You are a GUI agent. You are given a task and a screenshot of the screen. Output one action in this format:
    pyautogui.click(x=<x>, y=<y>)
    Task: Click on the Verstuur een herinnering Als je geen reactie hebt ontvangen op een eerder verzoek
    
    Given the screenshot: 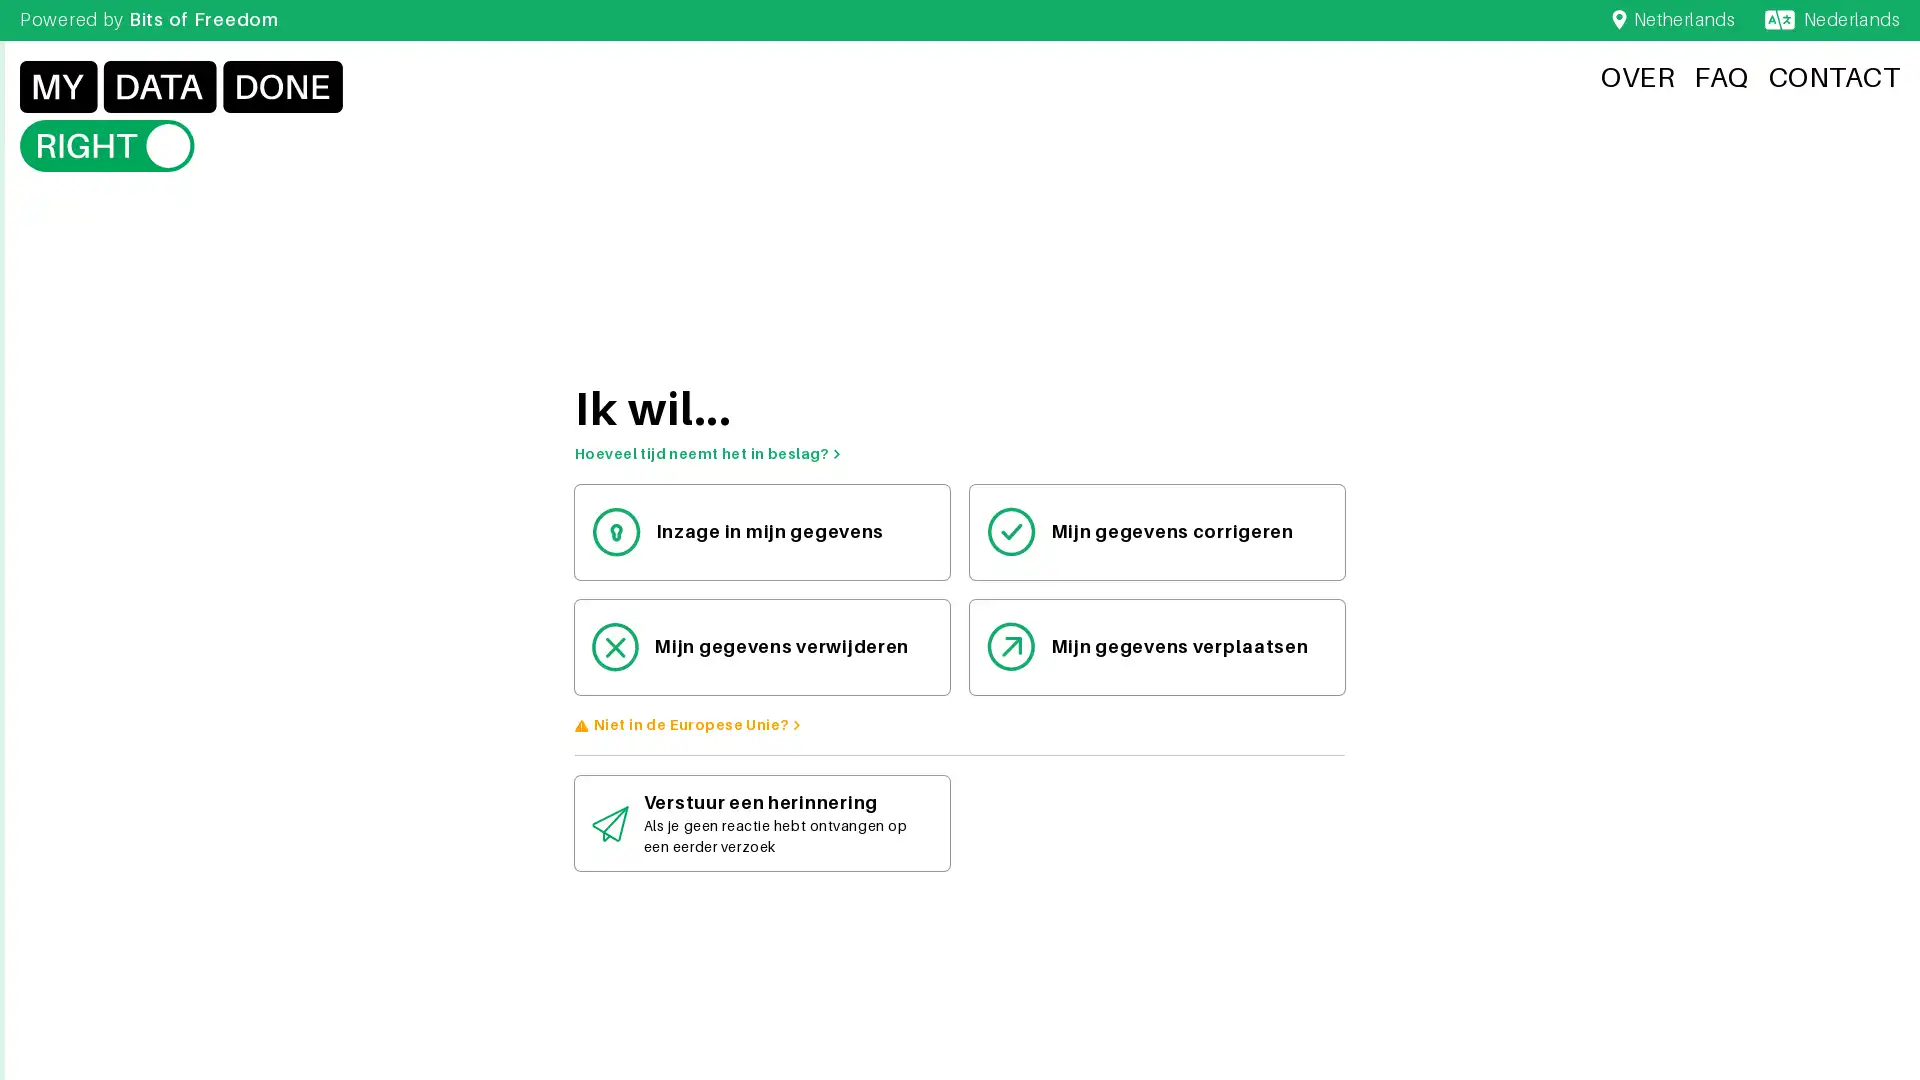 What is the action you would take?
    pyautogui.click(x=761, y=823)
    